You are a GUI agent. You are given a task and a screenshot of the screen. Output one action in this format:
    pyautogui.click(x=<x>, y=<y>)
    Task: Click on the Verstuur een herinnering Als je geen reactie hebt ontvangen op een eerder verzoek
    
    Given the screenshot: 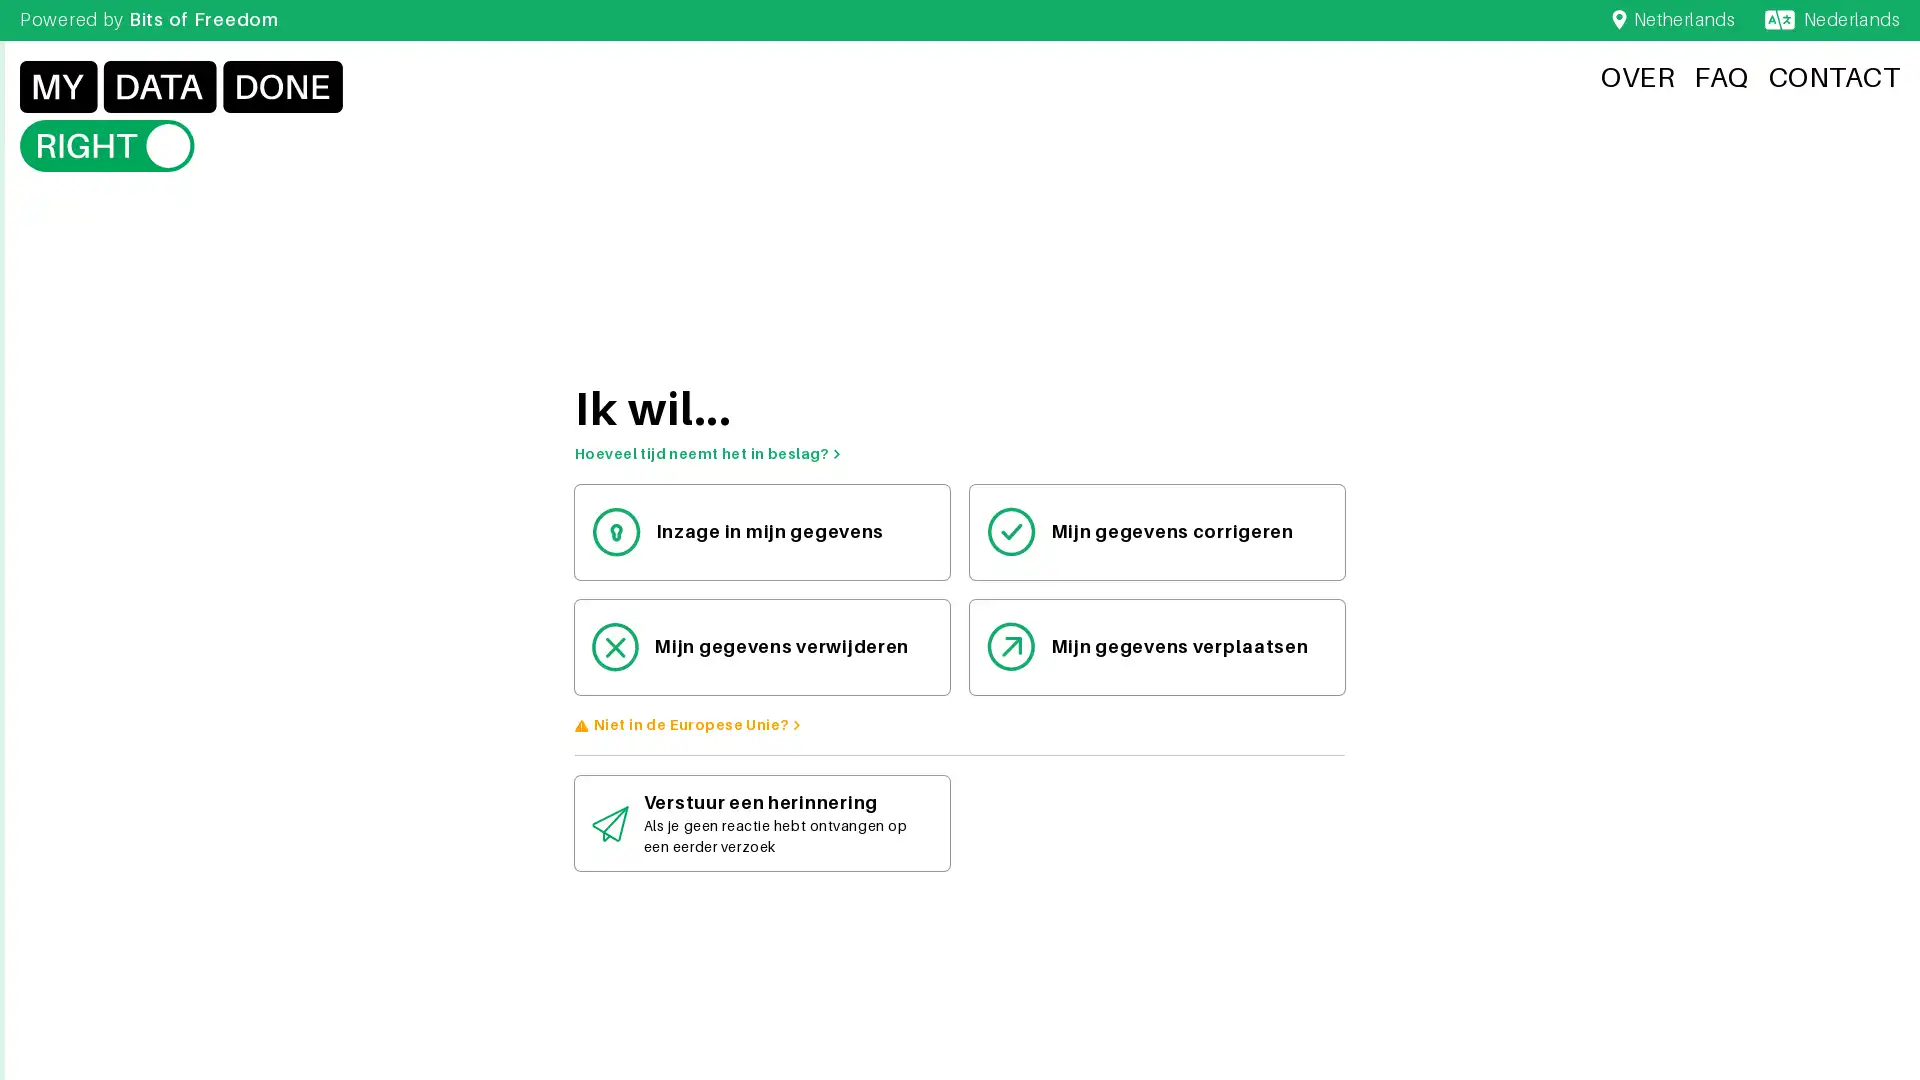 What is the action you would take?
    pyautogui.click(x=761, y=823)
    